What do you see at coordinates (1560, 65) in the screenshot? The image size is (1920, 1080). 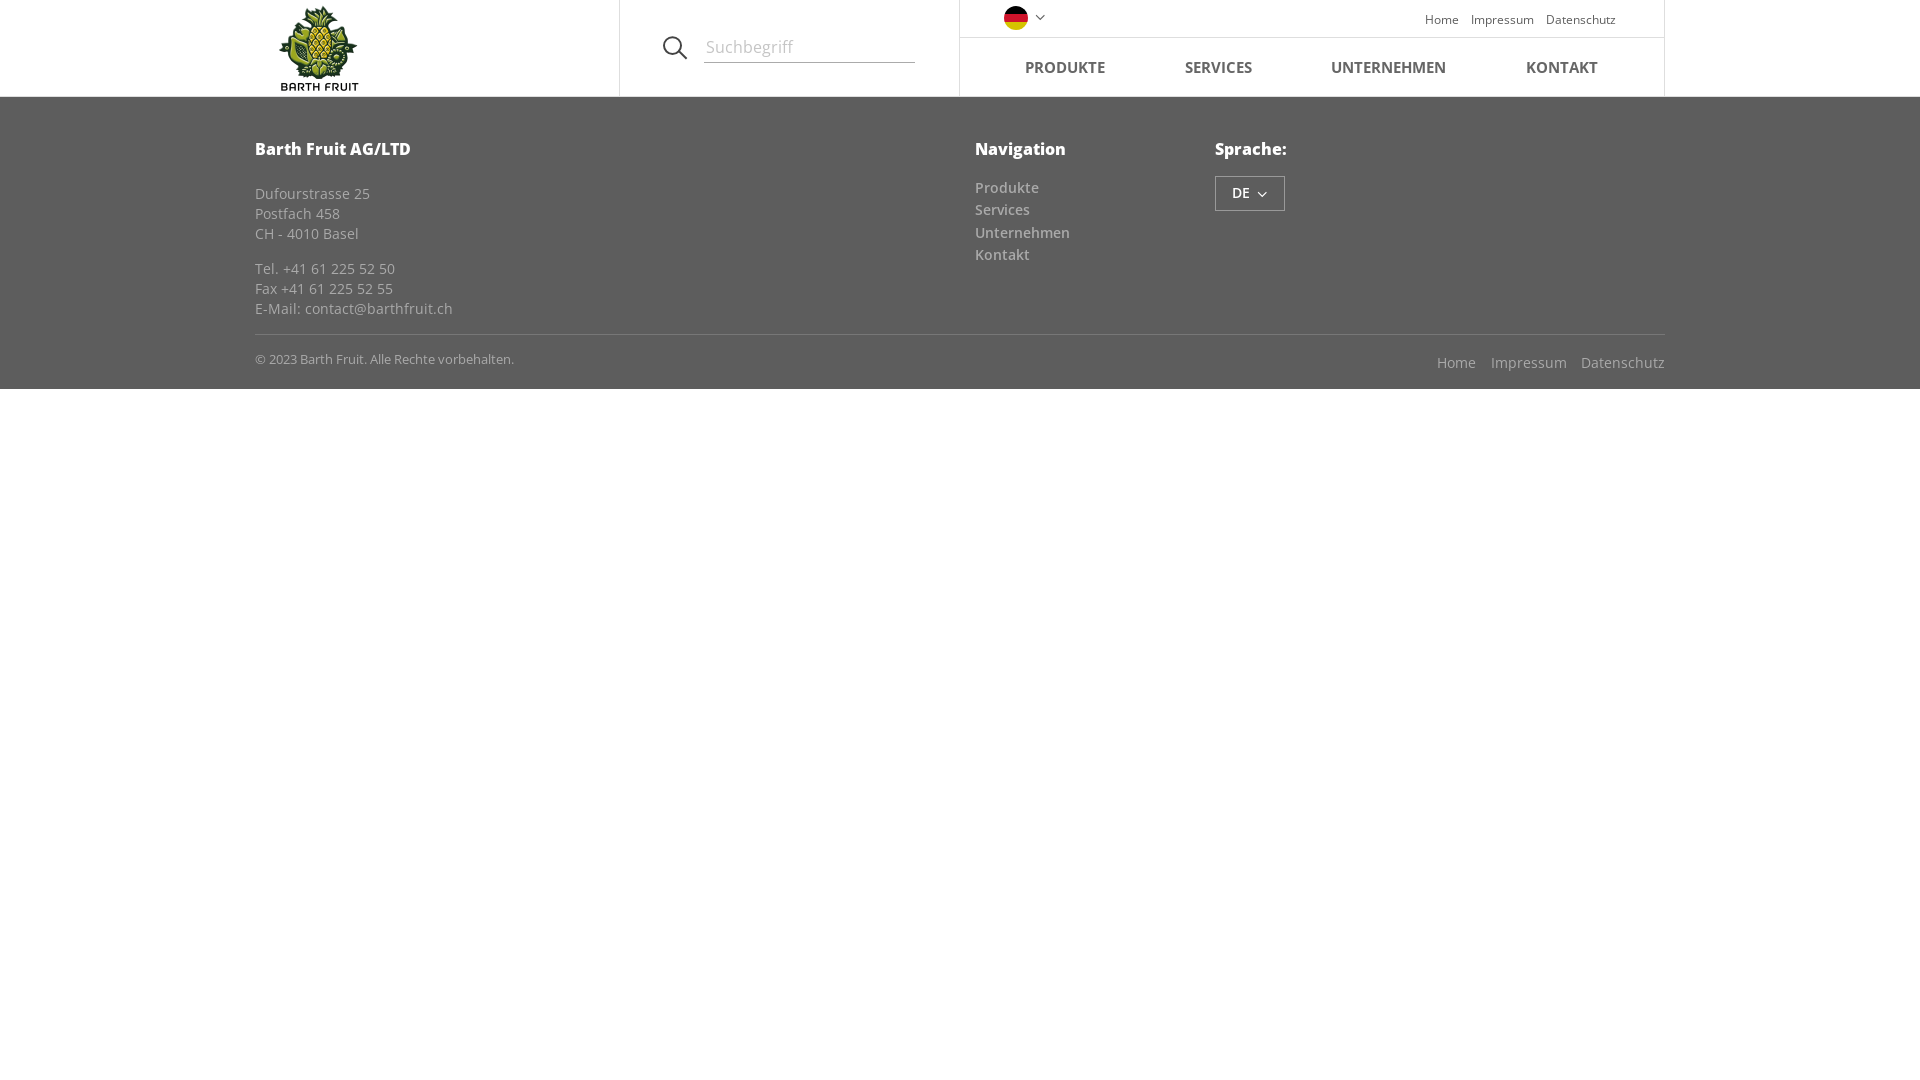 I see `'KONTAKT'` at bounding box center [1560, 65].